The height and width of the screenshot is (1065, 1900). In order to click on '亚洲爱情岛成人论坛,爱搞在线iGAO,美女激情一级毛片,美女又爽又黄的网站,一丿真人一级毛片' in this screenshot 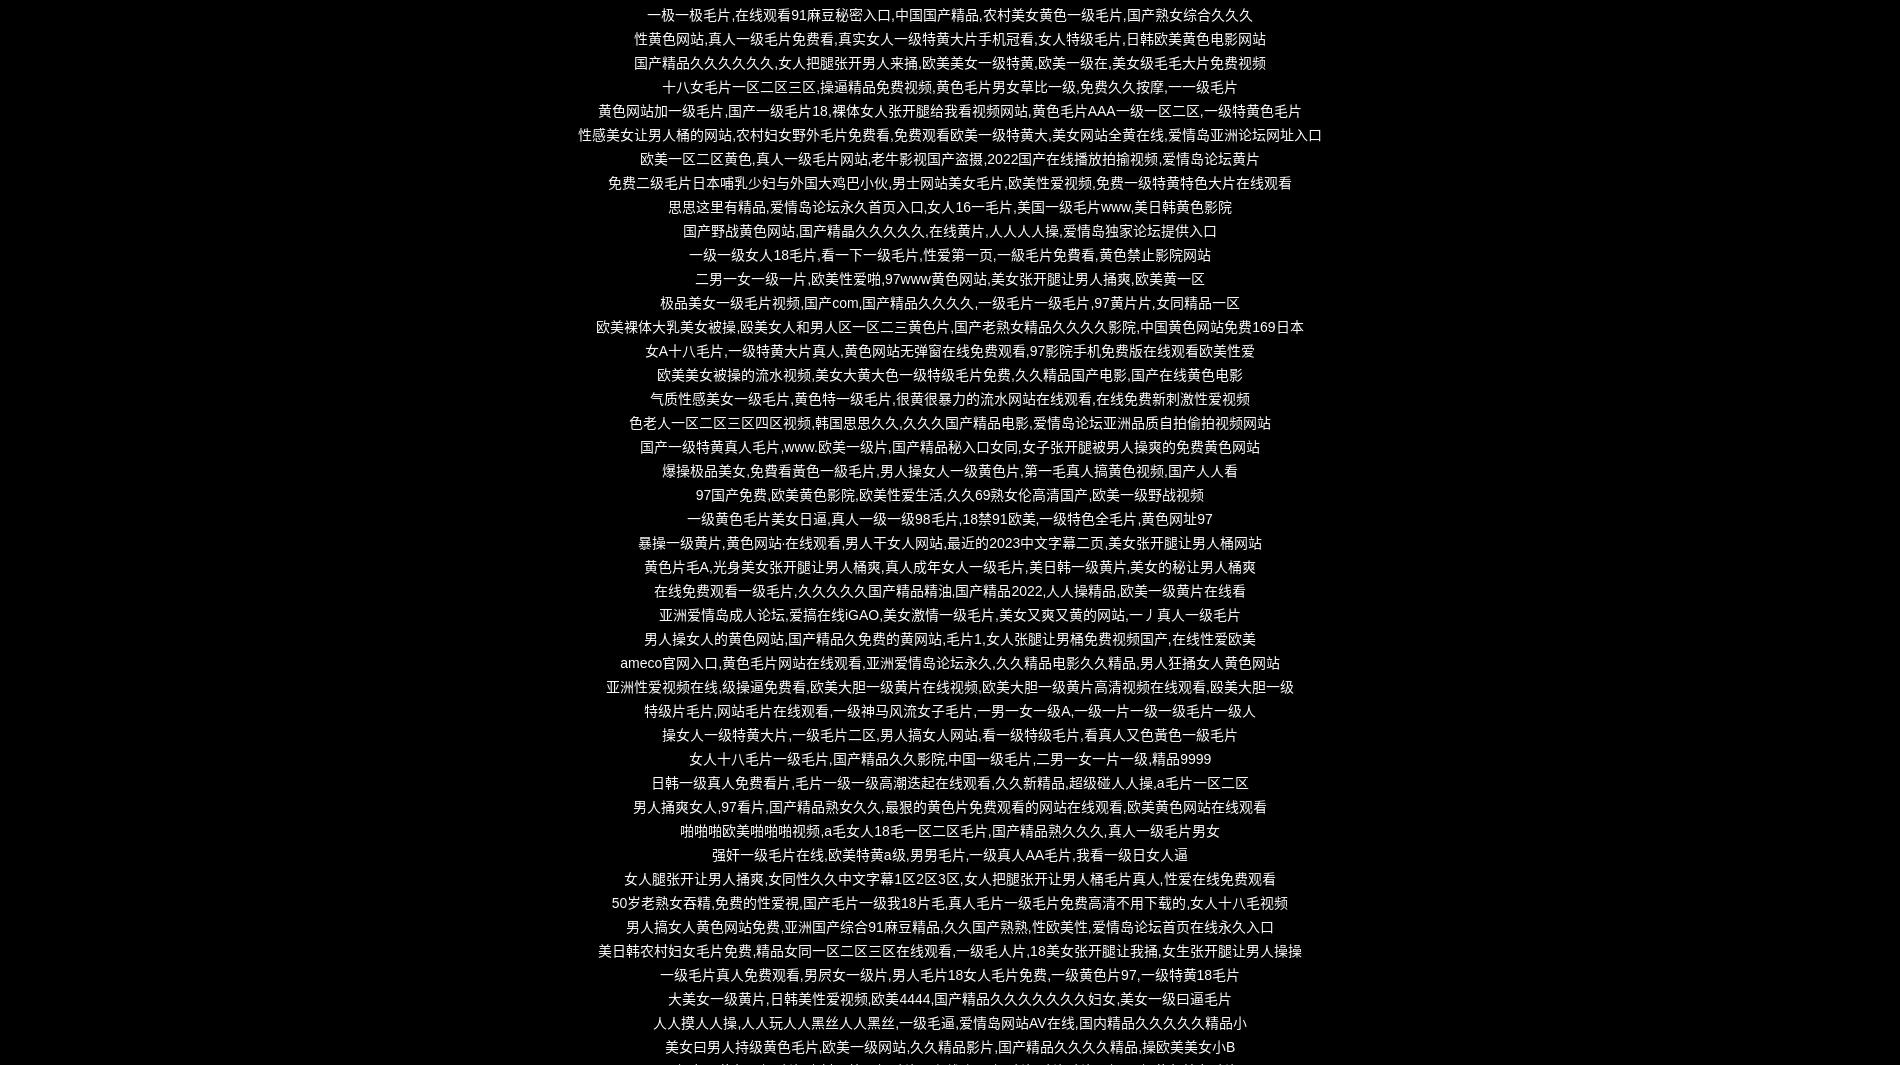, I will do `click(948, 615)`.